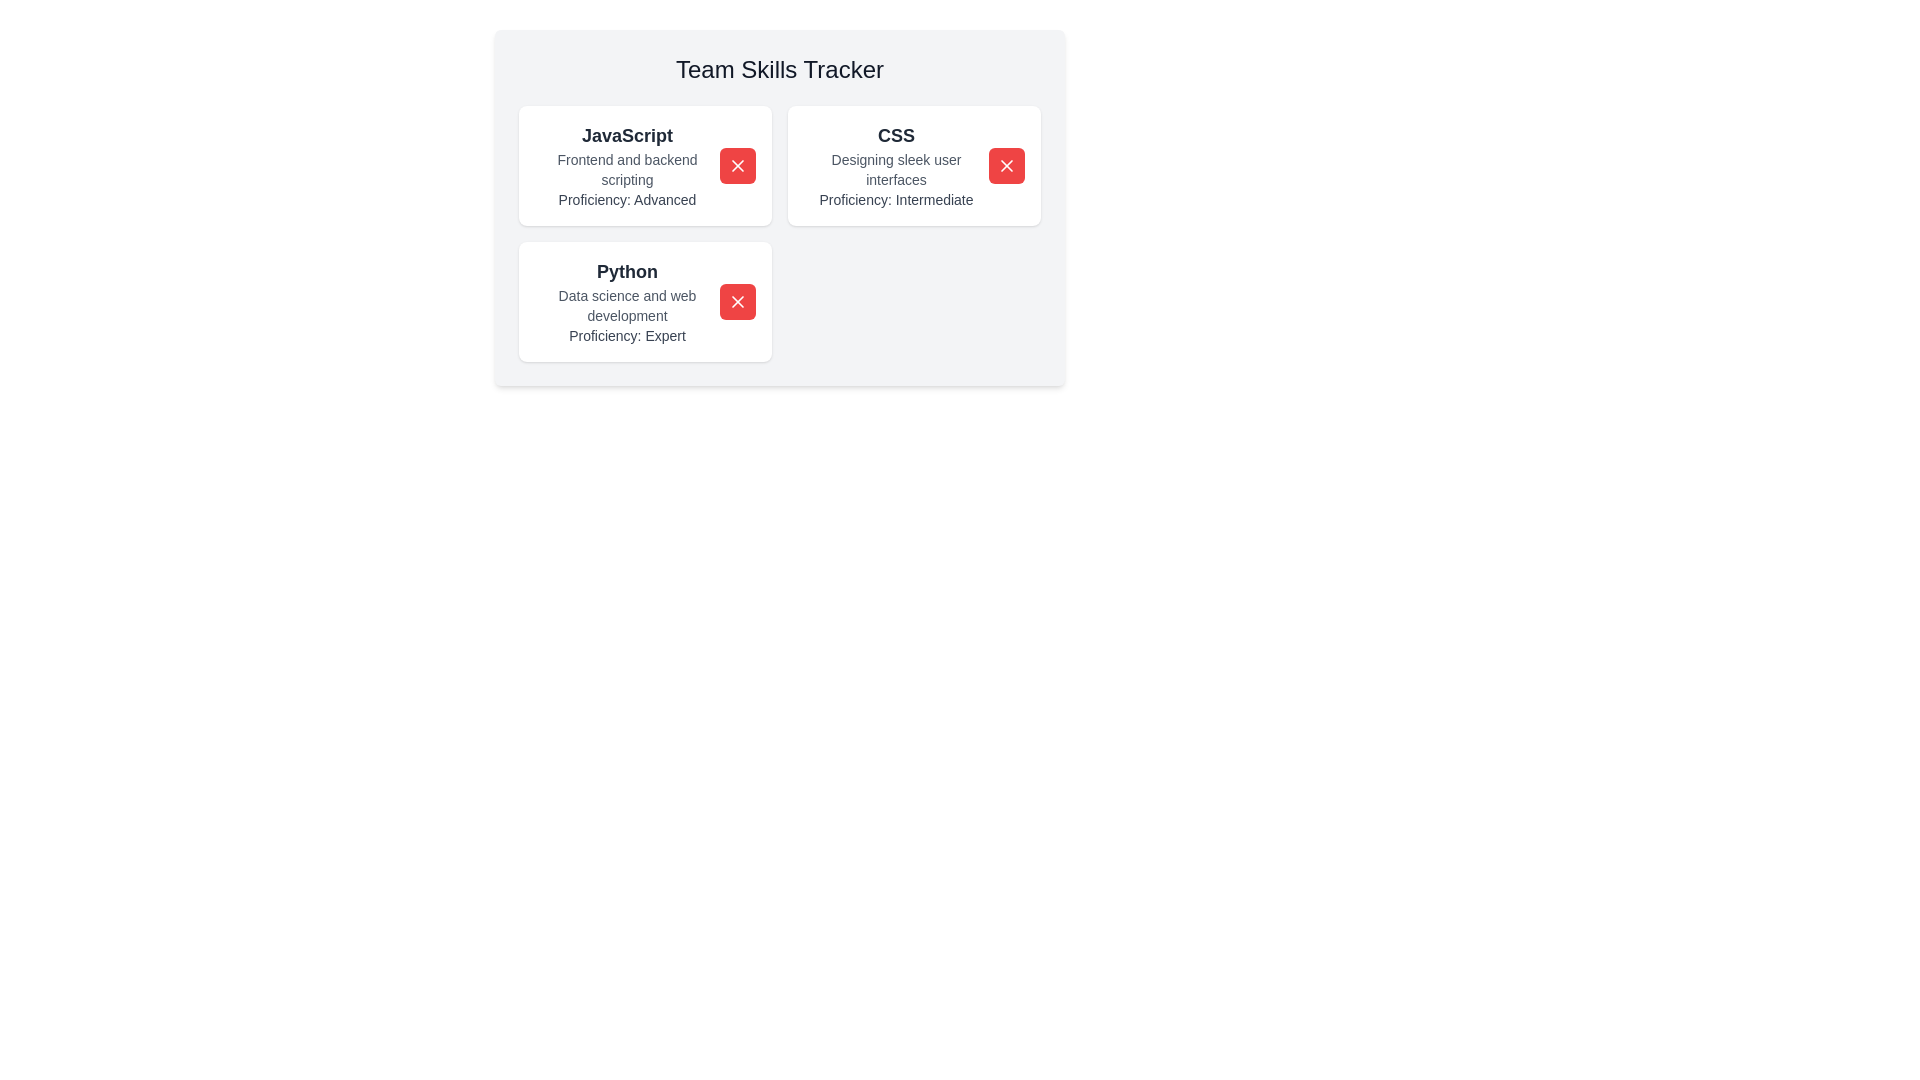  What do you see at coordinates (1007, 164) in the screenshot?
I see `red 'X' button on the skill card for CSS` at bounding box center [1007, 164].